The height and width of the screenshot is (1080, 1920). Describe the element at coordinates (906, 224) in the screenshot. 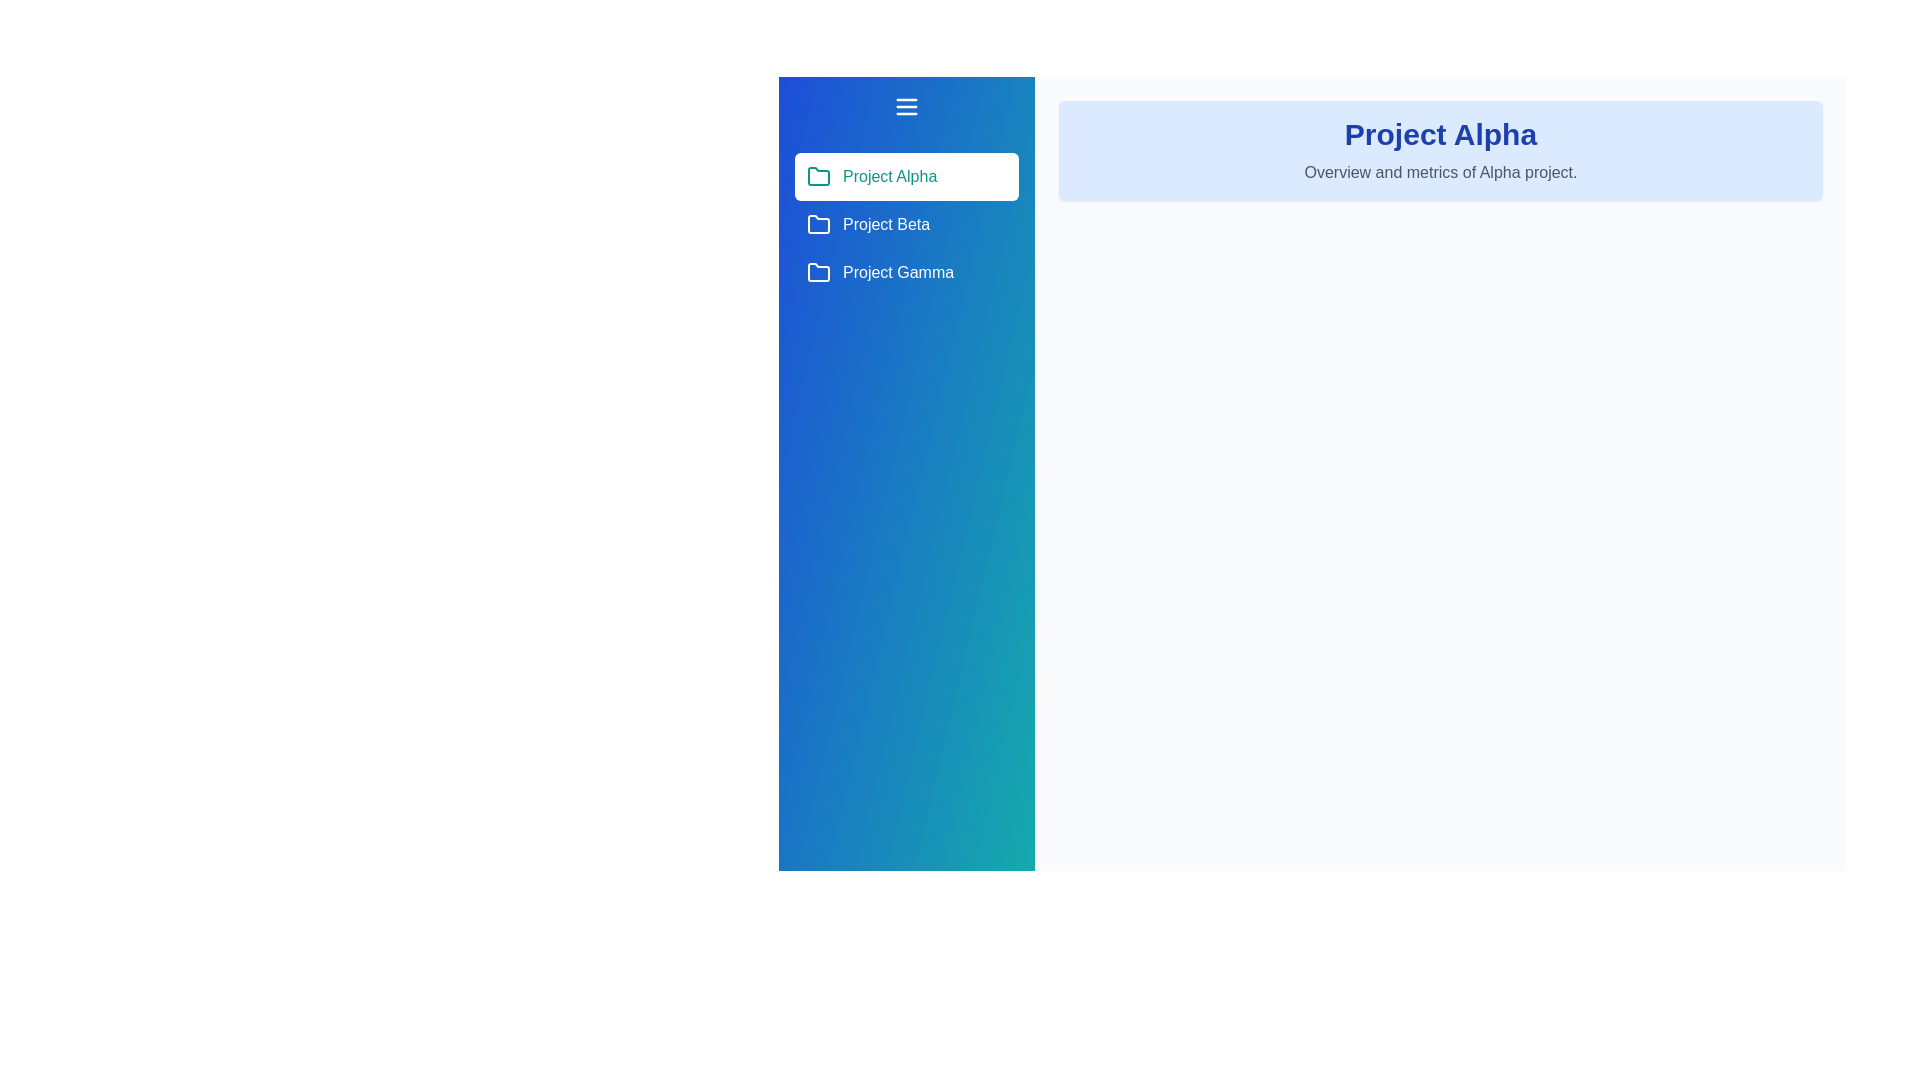

I see `the project name Project Beta in the sidebar to select it` at that location.